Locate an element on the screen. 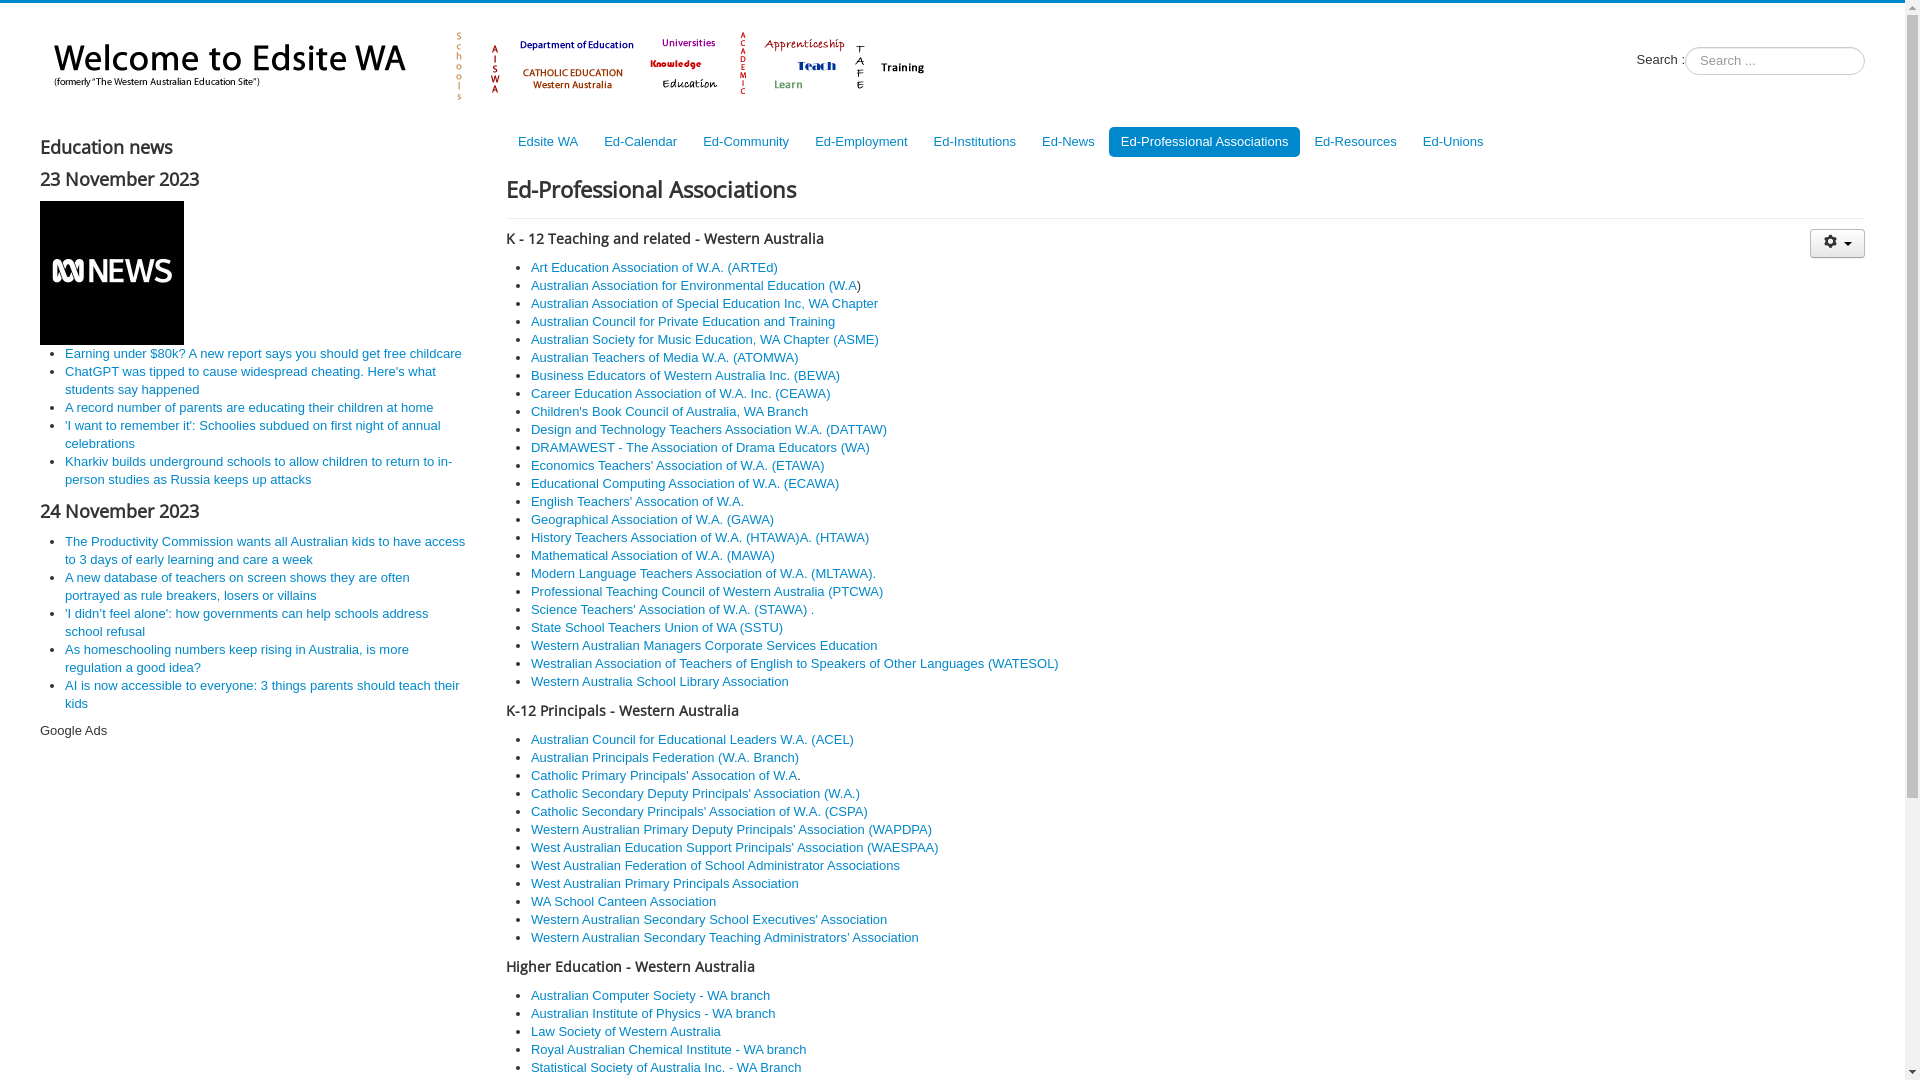 Image resolution: width=1920 pixels, height=1080 pixels. 'Australian Council for Educational Leaders W.A. (ACEL)' is located at coordinates (692, 739).